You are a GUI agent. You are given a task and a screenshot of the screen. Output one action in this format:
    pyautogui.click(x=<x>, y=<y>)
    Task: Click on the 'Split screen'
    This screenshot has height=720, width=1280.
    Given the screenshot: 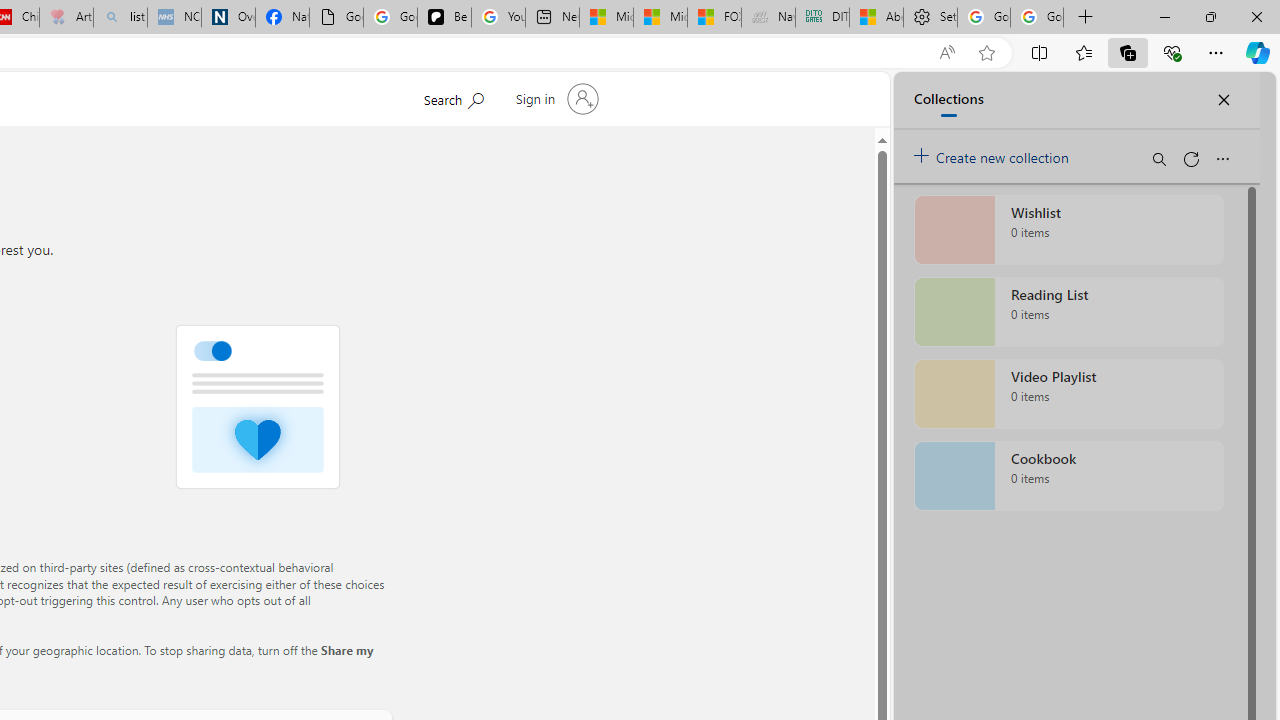 What is the action you would take?
    pyautogui.click(x=1040, y=51)
    